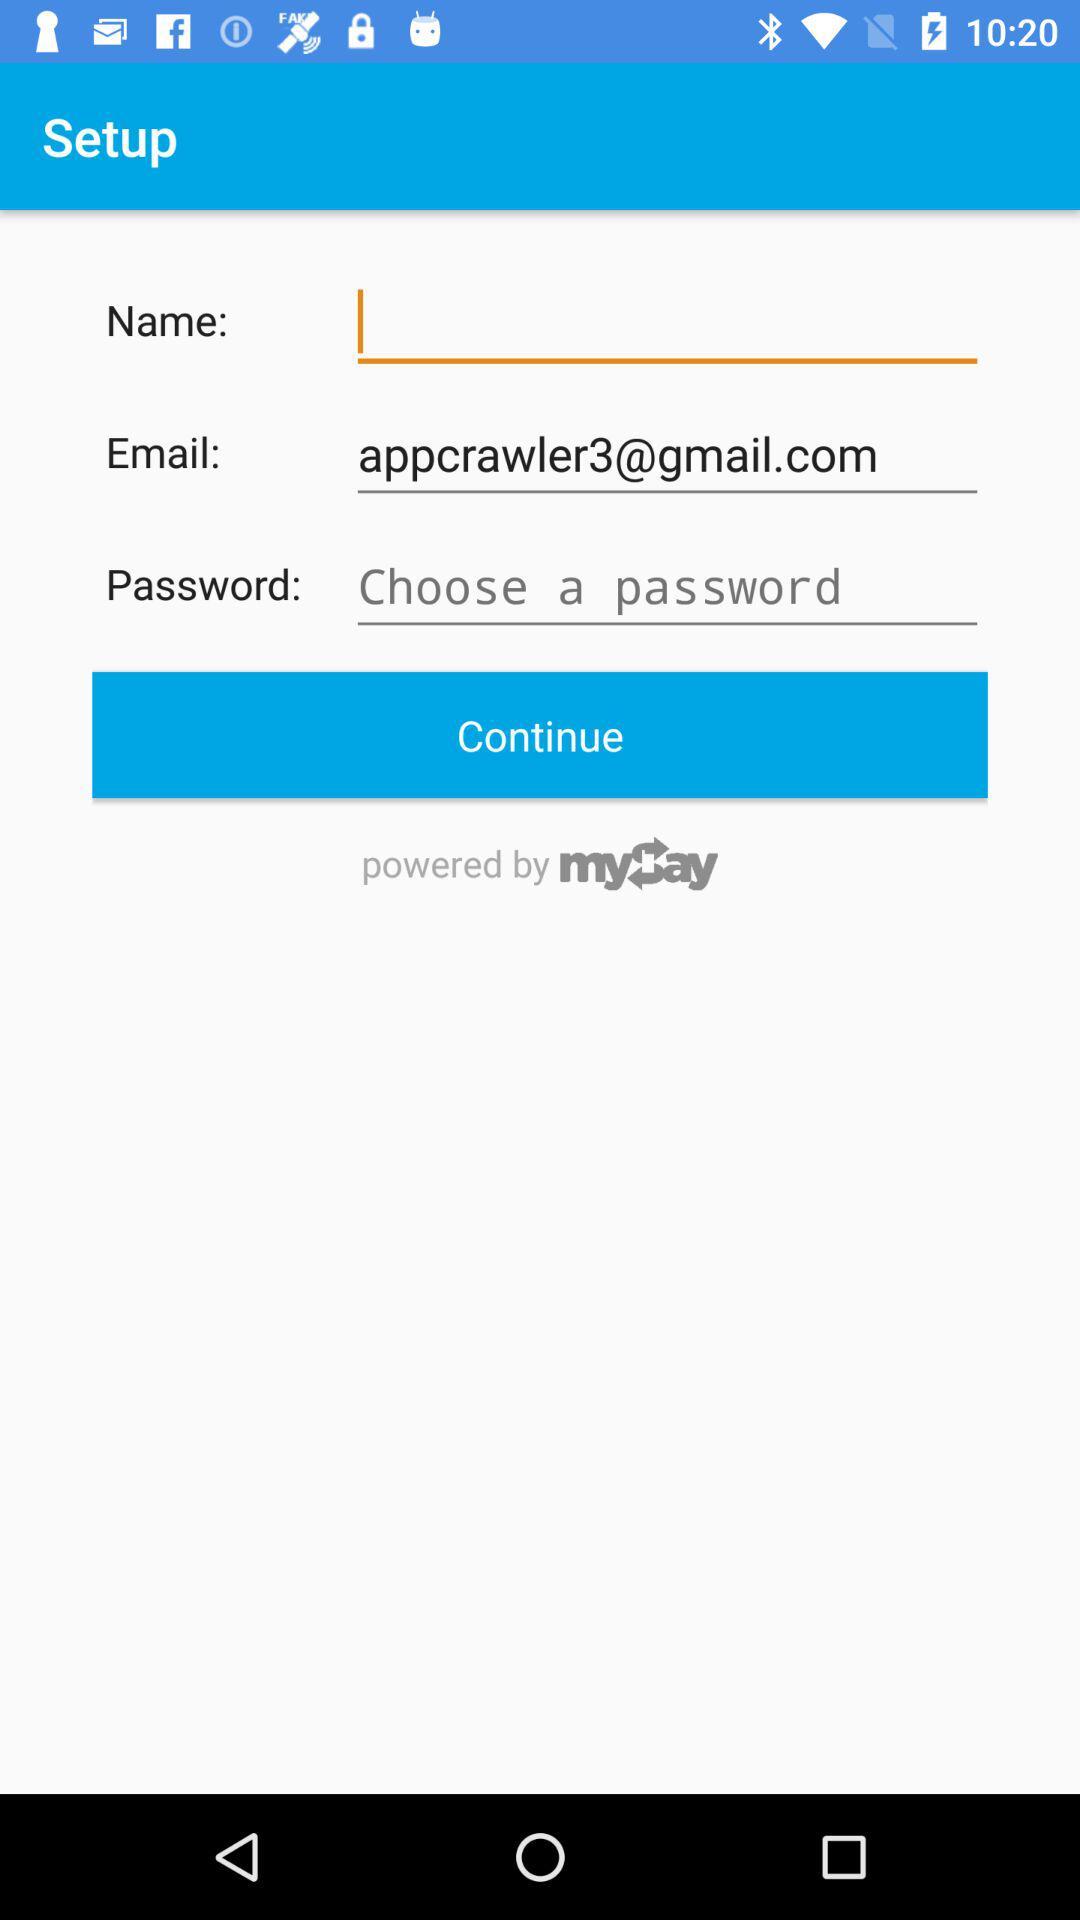 Image resolution: width=1080 pixels, height=1920 pixels. What do you see at coordinates (667, 585) in the screenshot?
I see `the icon above continue icon` at bounding box center [667, 585].